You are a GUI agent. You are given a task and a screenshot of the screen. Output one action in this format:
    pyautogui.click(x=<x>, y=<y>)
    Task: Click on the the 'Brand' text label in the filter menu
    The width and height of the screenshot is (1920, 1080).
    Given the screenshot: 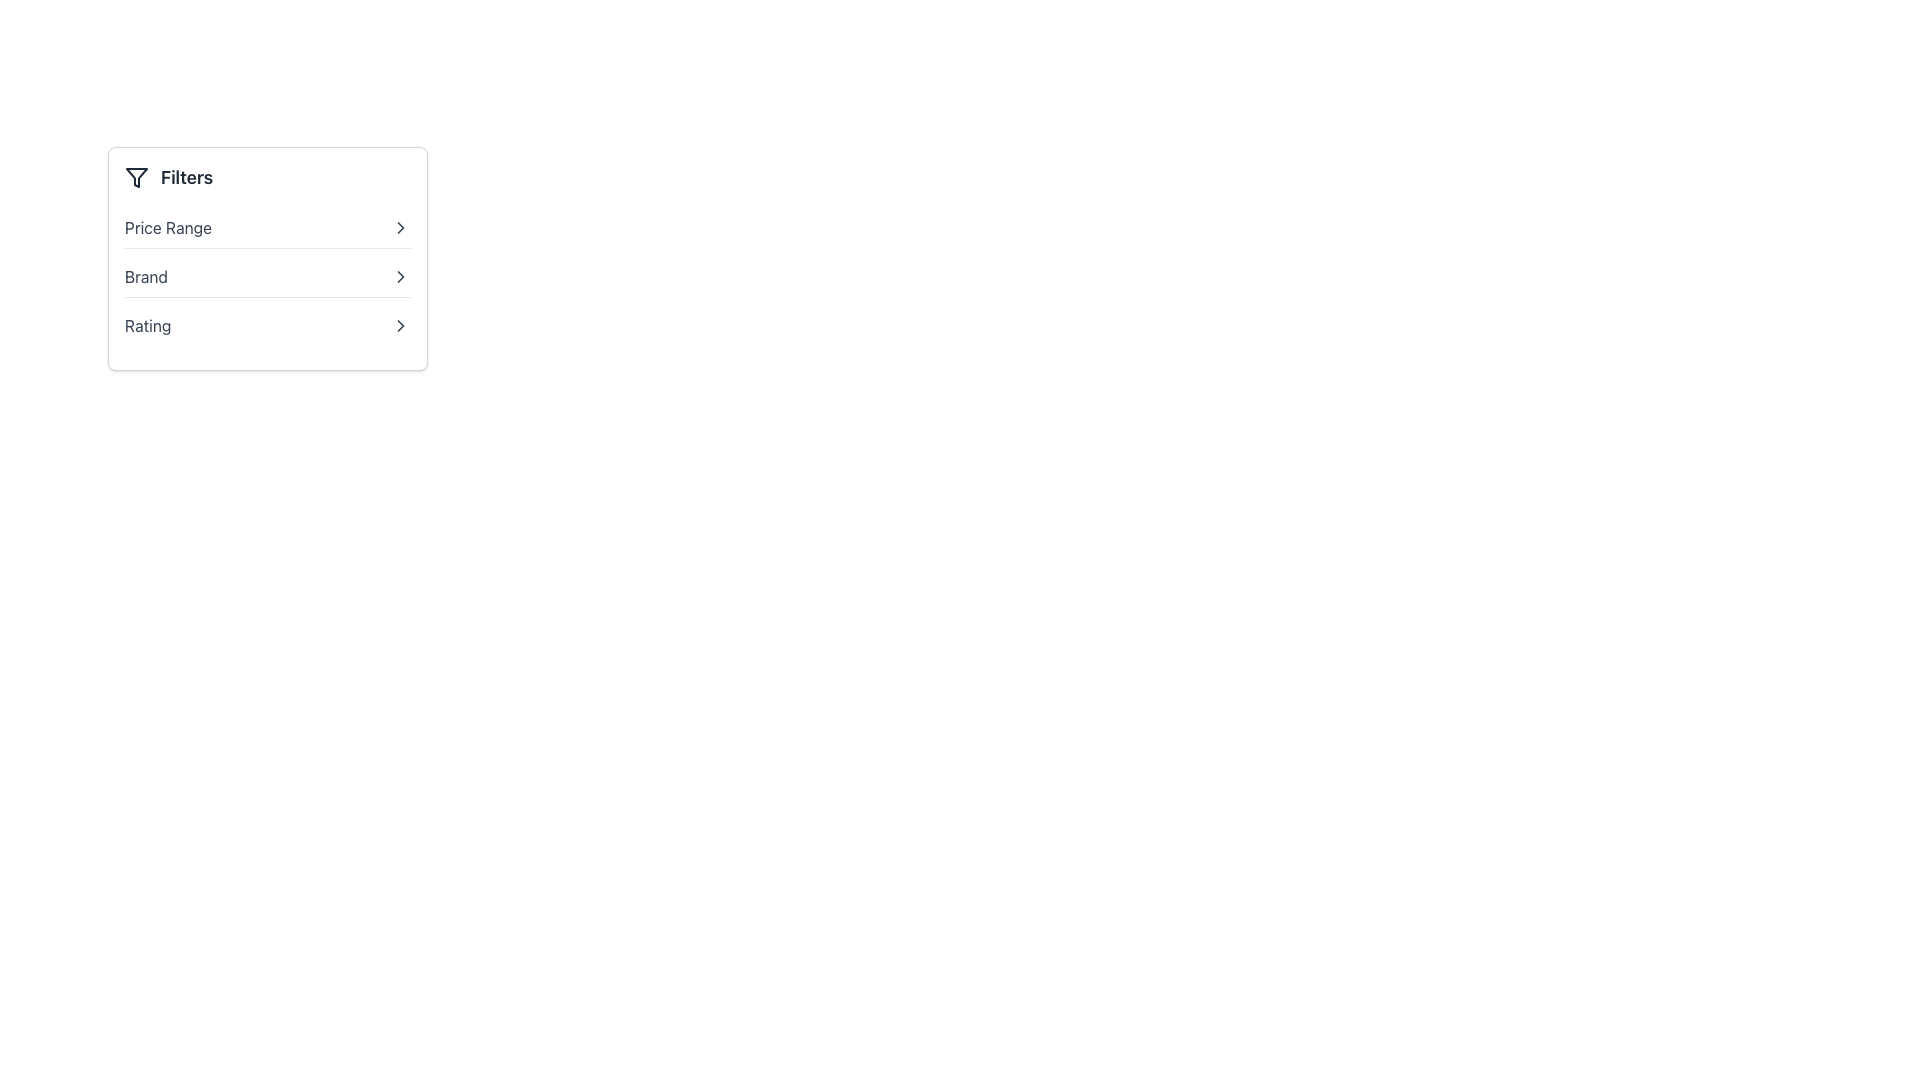 What is the action you would take?
    pyautogui.click(x=144, y=277)
    